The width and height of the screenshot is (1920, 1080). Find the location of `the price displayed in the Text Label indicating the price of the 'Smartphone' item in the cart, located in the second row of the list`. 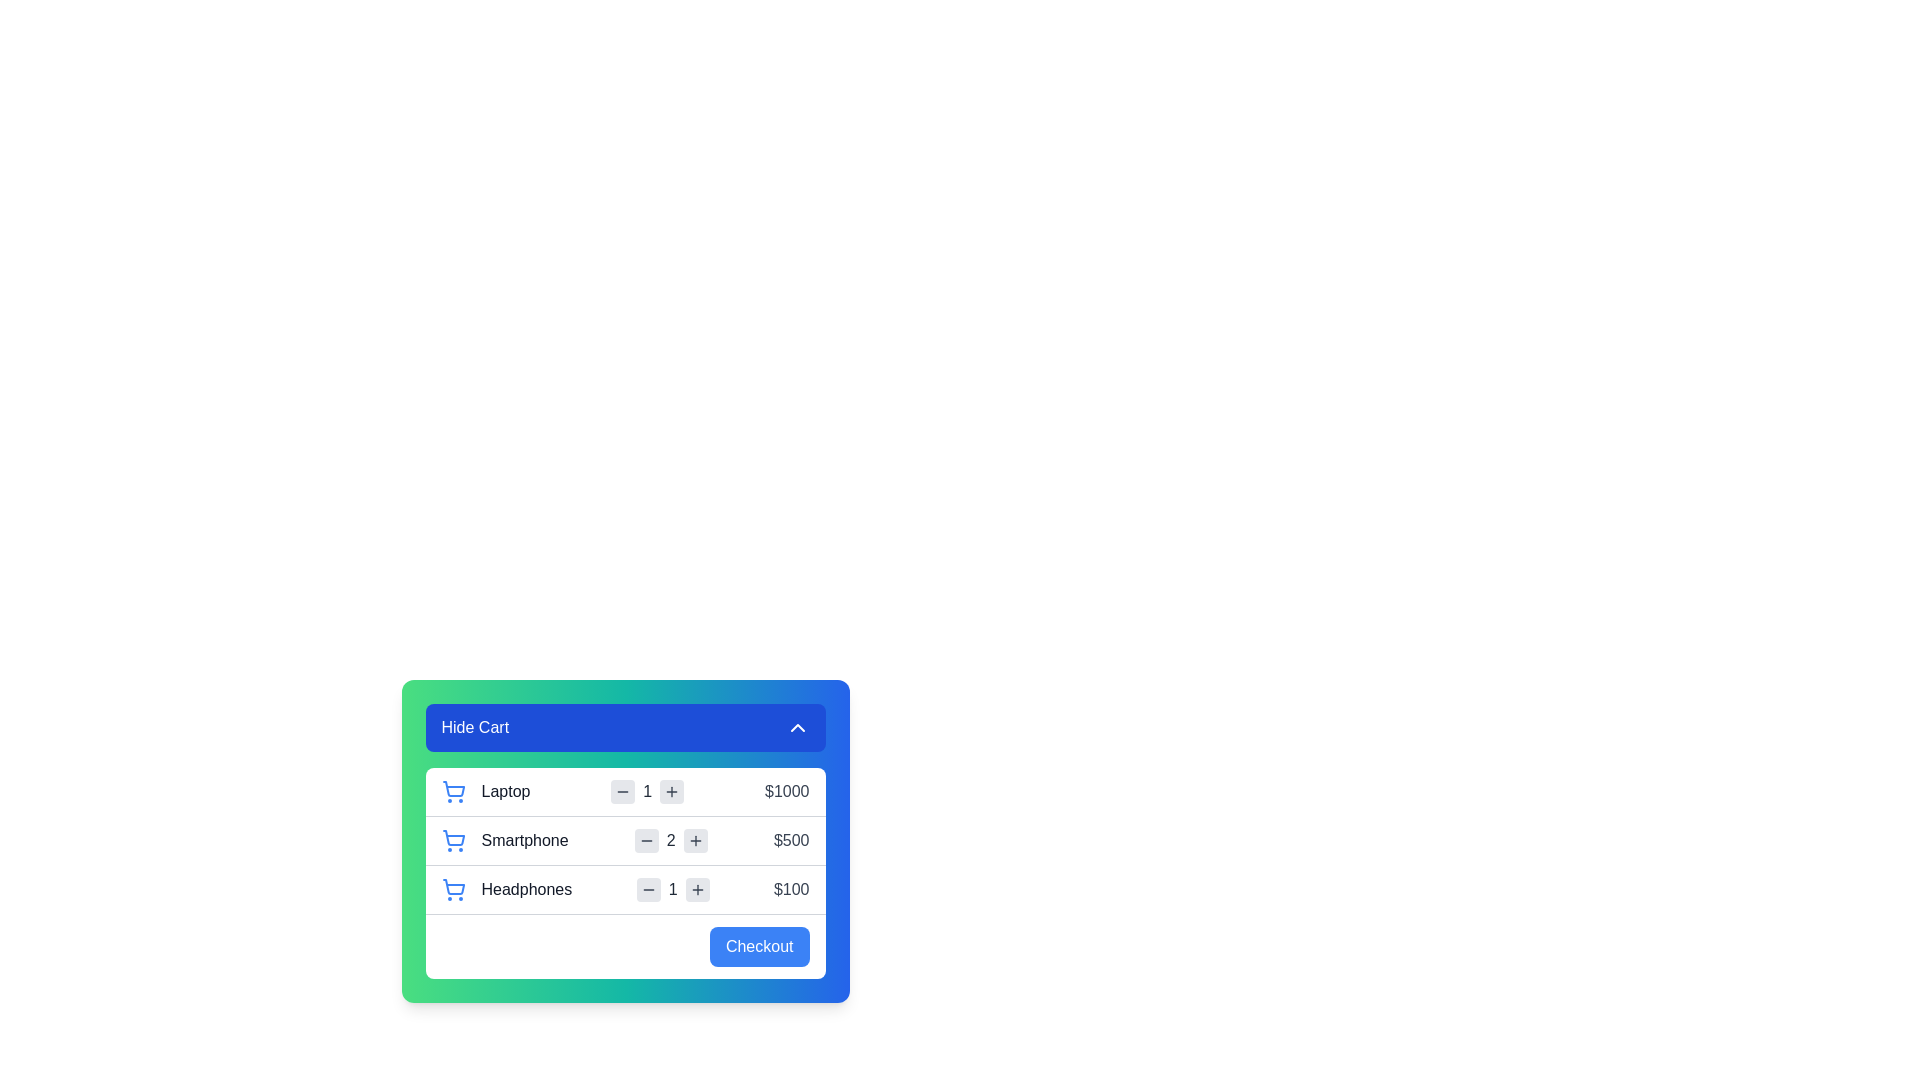

the price displayed in the Text Label indicating the price of the 'Smartphone' item in the cart, located in the second row of the list is located at coordinates (790, 840).